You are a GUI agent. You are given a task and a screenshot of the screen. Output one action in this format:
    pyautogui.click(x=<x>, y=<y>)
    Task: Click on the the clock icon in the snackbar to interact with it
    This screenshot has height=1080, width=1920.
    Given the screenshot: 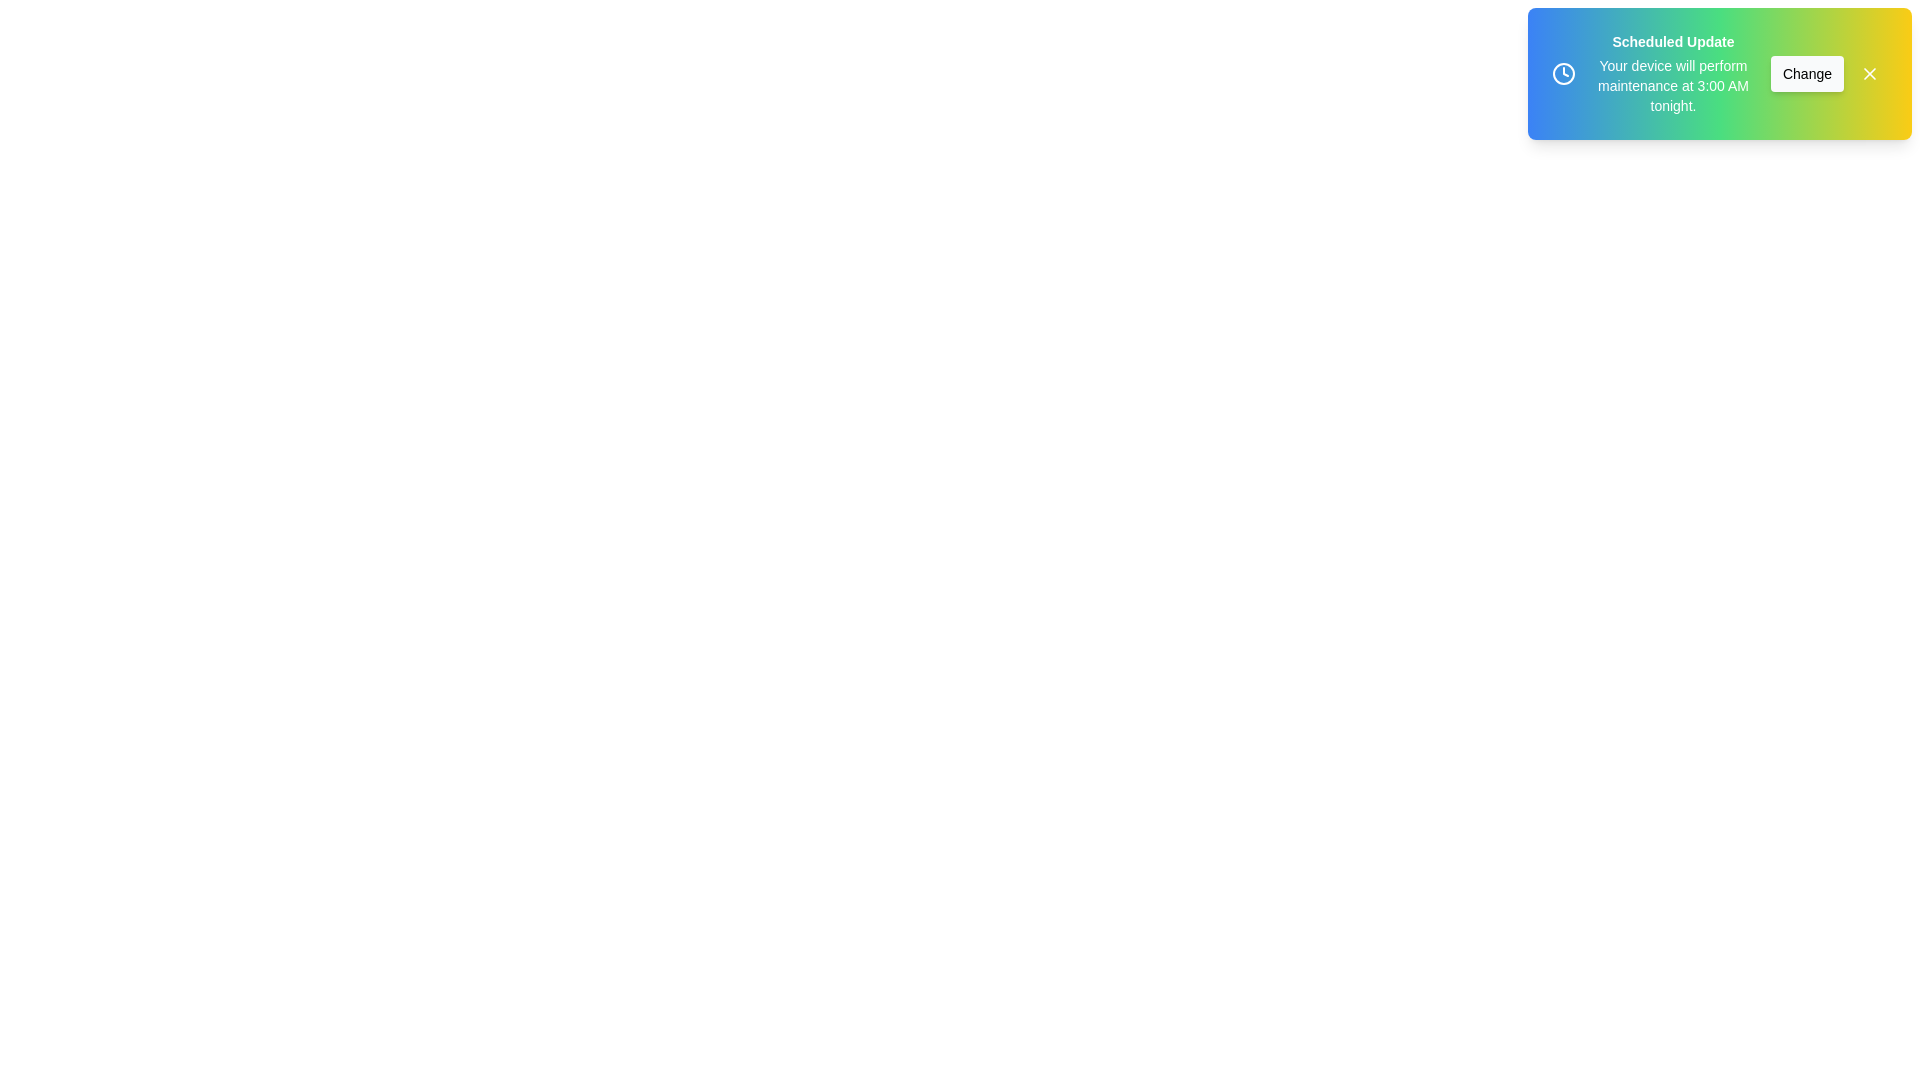 What is the action you would take?
    pyautogui.click(x=1563, y=72)
    